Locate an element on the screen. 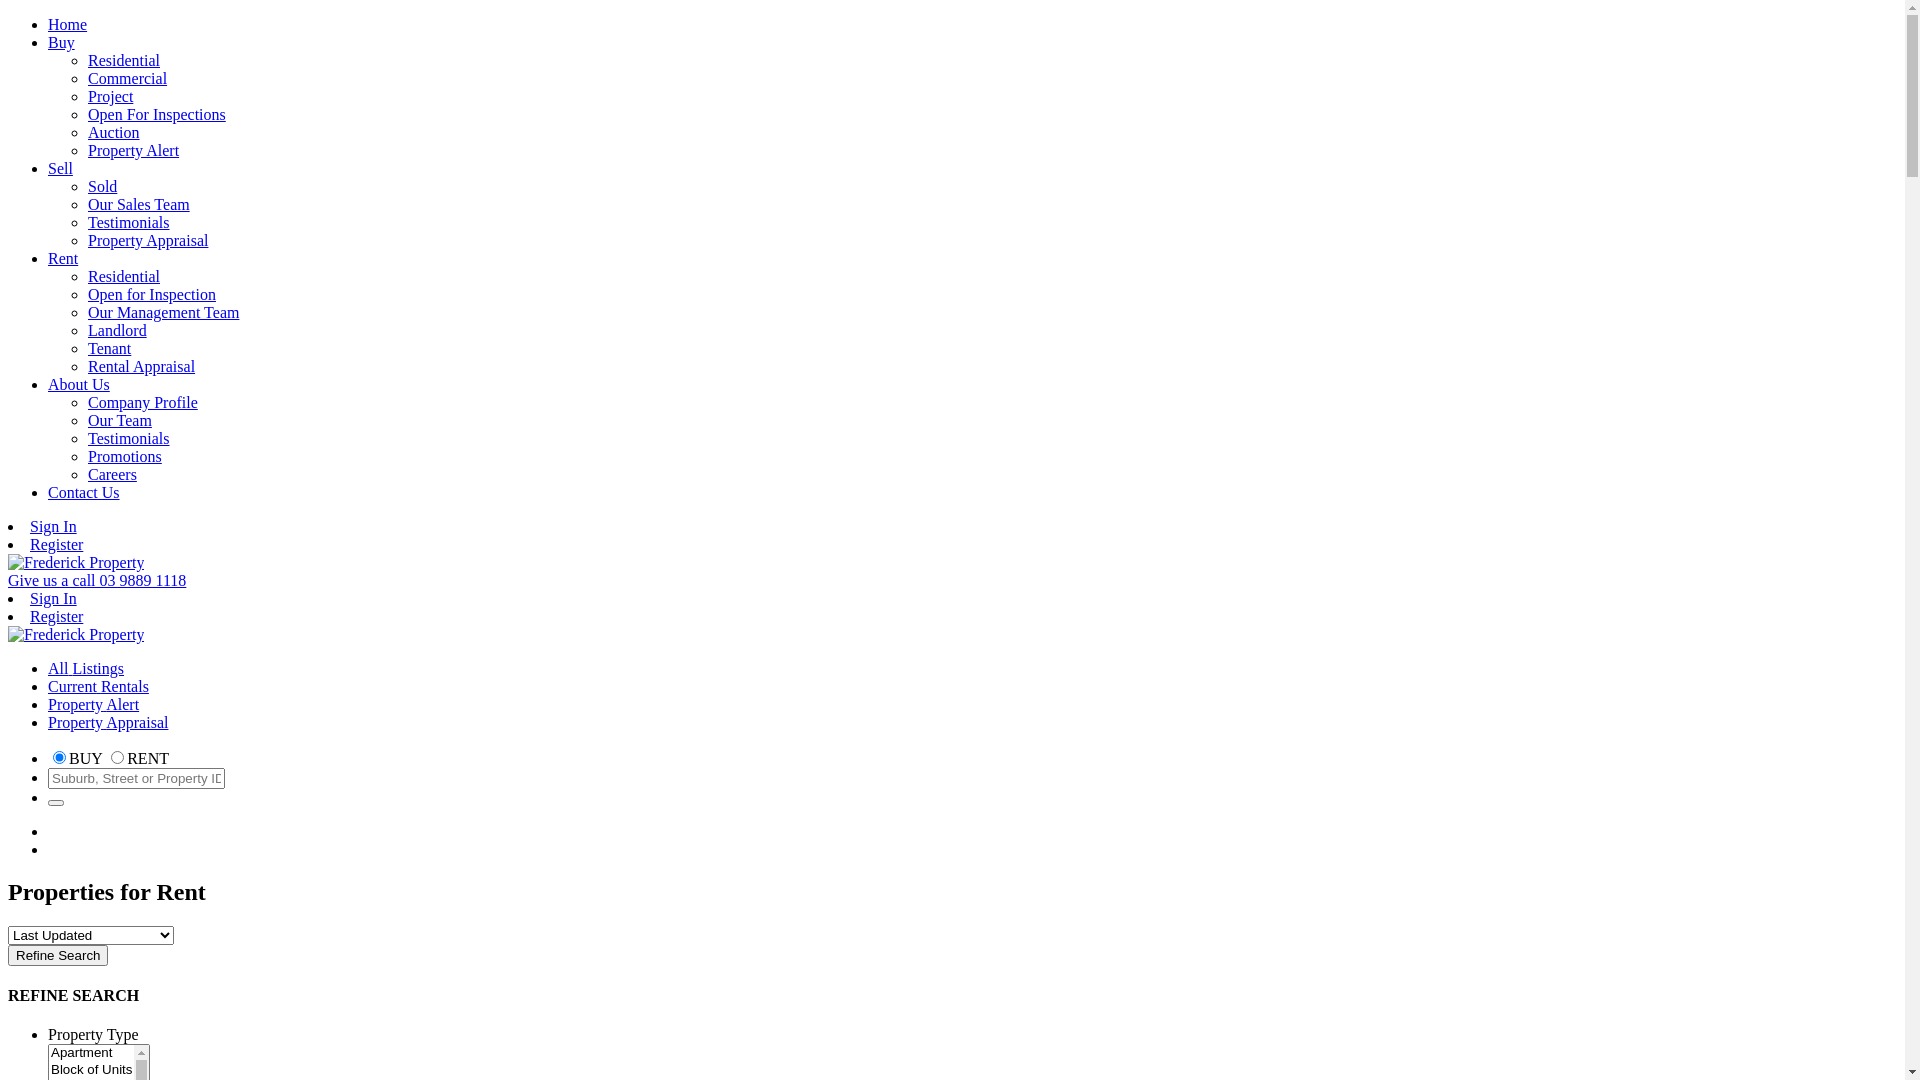 The width and height of the screenshot is (1920, 1080). 'Careers' is located at coordinates (111, 474).